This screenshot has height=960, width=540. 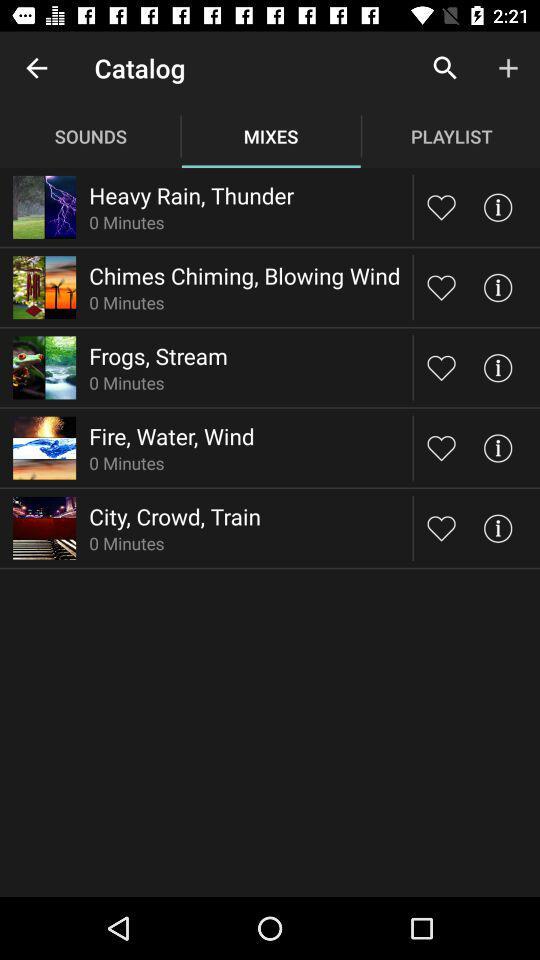 What do you see at coordinates (496, 366) in the screenshot?
I see `information for frogs stream` at bounding box center [496, 366].